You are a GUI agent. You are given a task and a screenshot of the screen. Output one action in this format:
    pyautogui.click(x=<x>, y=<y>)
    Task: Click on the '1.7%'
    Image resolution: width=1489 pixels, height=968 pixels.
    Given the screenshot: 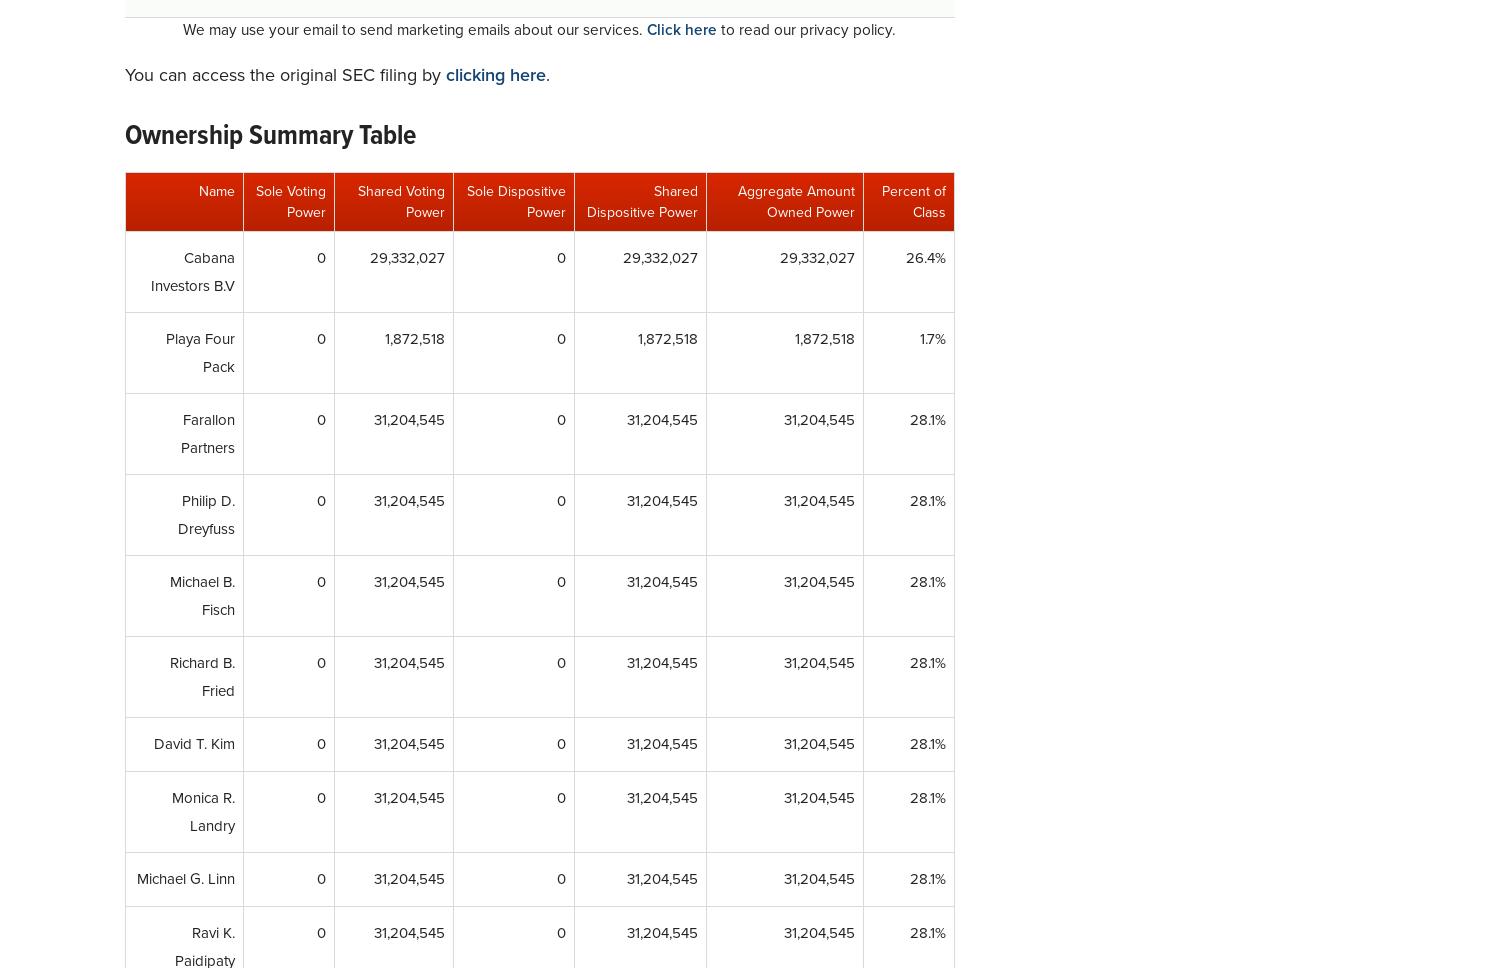 What is the action you would take?
    pyautogui.click(x=918, y=338)
    